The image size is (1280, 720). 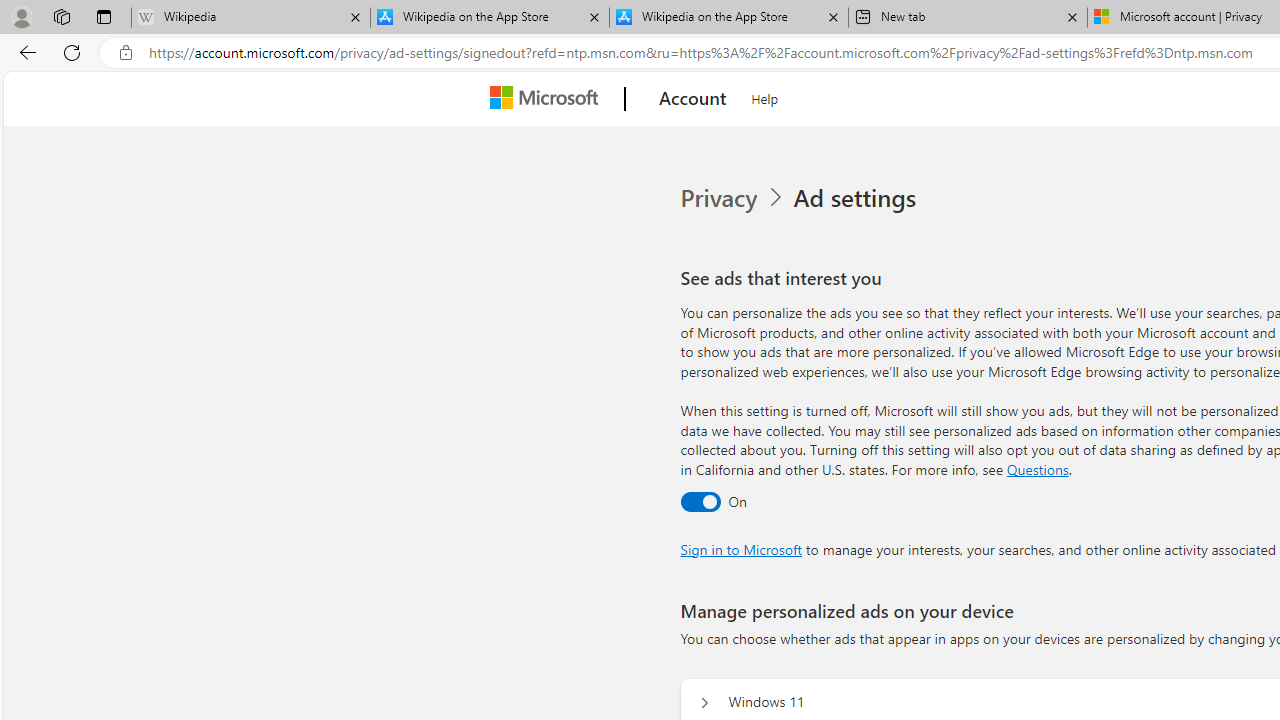 I want to click on 'Go to Questions section', so click(x=1037, y=469).